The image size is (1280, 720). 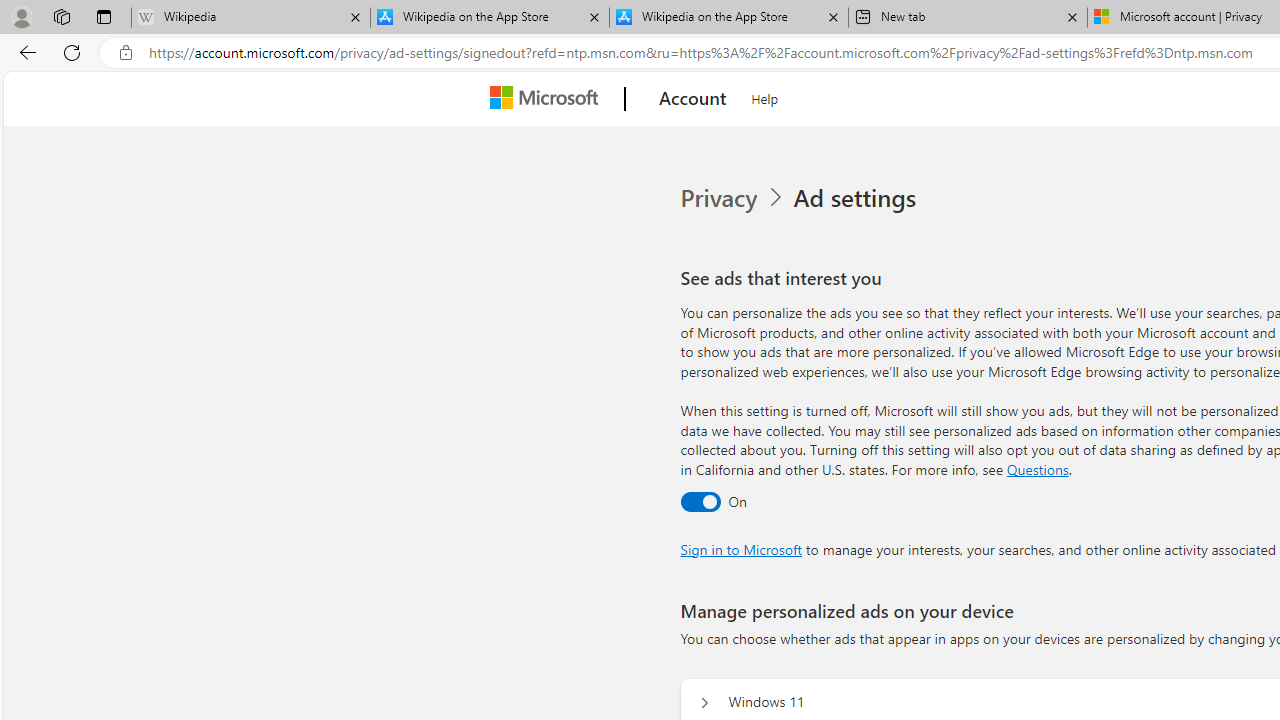 I want to click on 'Go to Questions section', so click(x=1037, y=469).